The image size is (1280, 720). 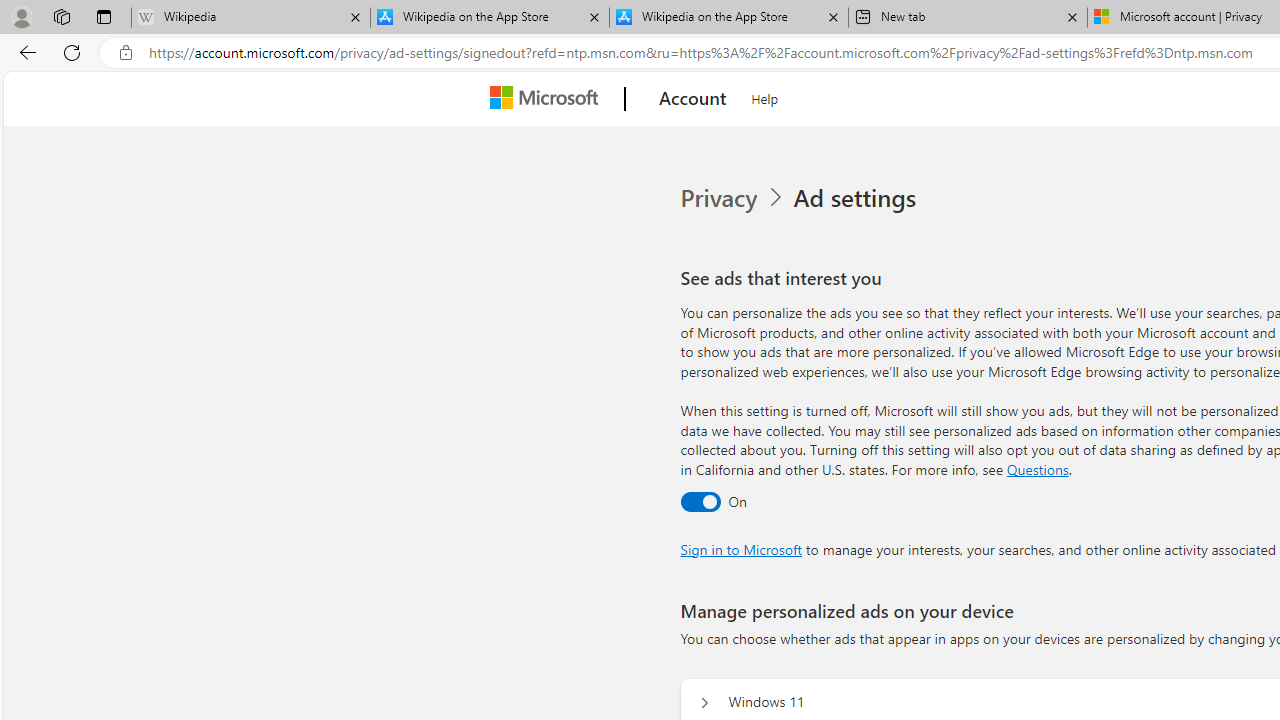 I want to click on 'Go to Questions section', so click(x=1037, y=469).